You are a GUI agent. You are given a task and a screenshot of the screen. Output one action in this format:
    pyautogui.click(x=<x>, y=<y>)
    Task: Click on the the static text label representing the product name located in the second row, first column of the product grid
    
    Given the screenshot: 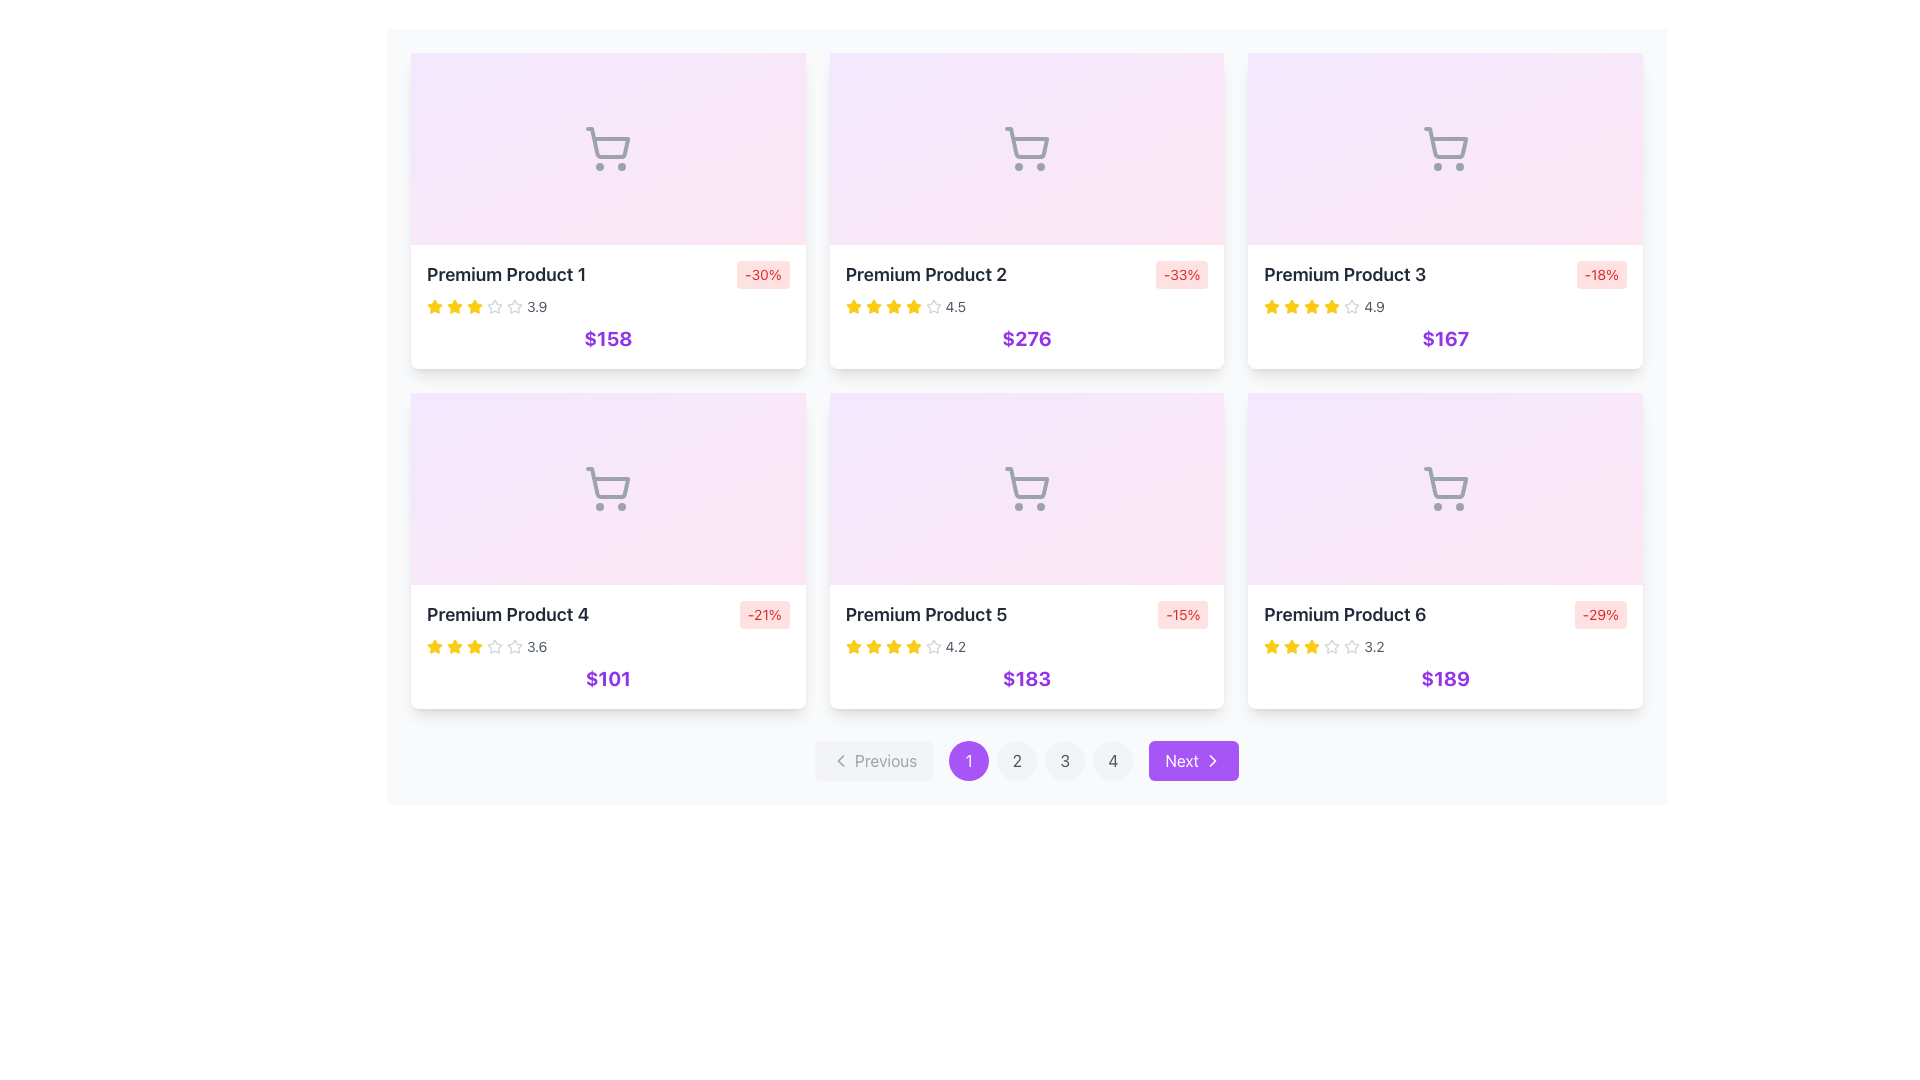 What is the action you would take?
    pyautogui.click(x=508, y=613)
    